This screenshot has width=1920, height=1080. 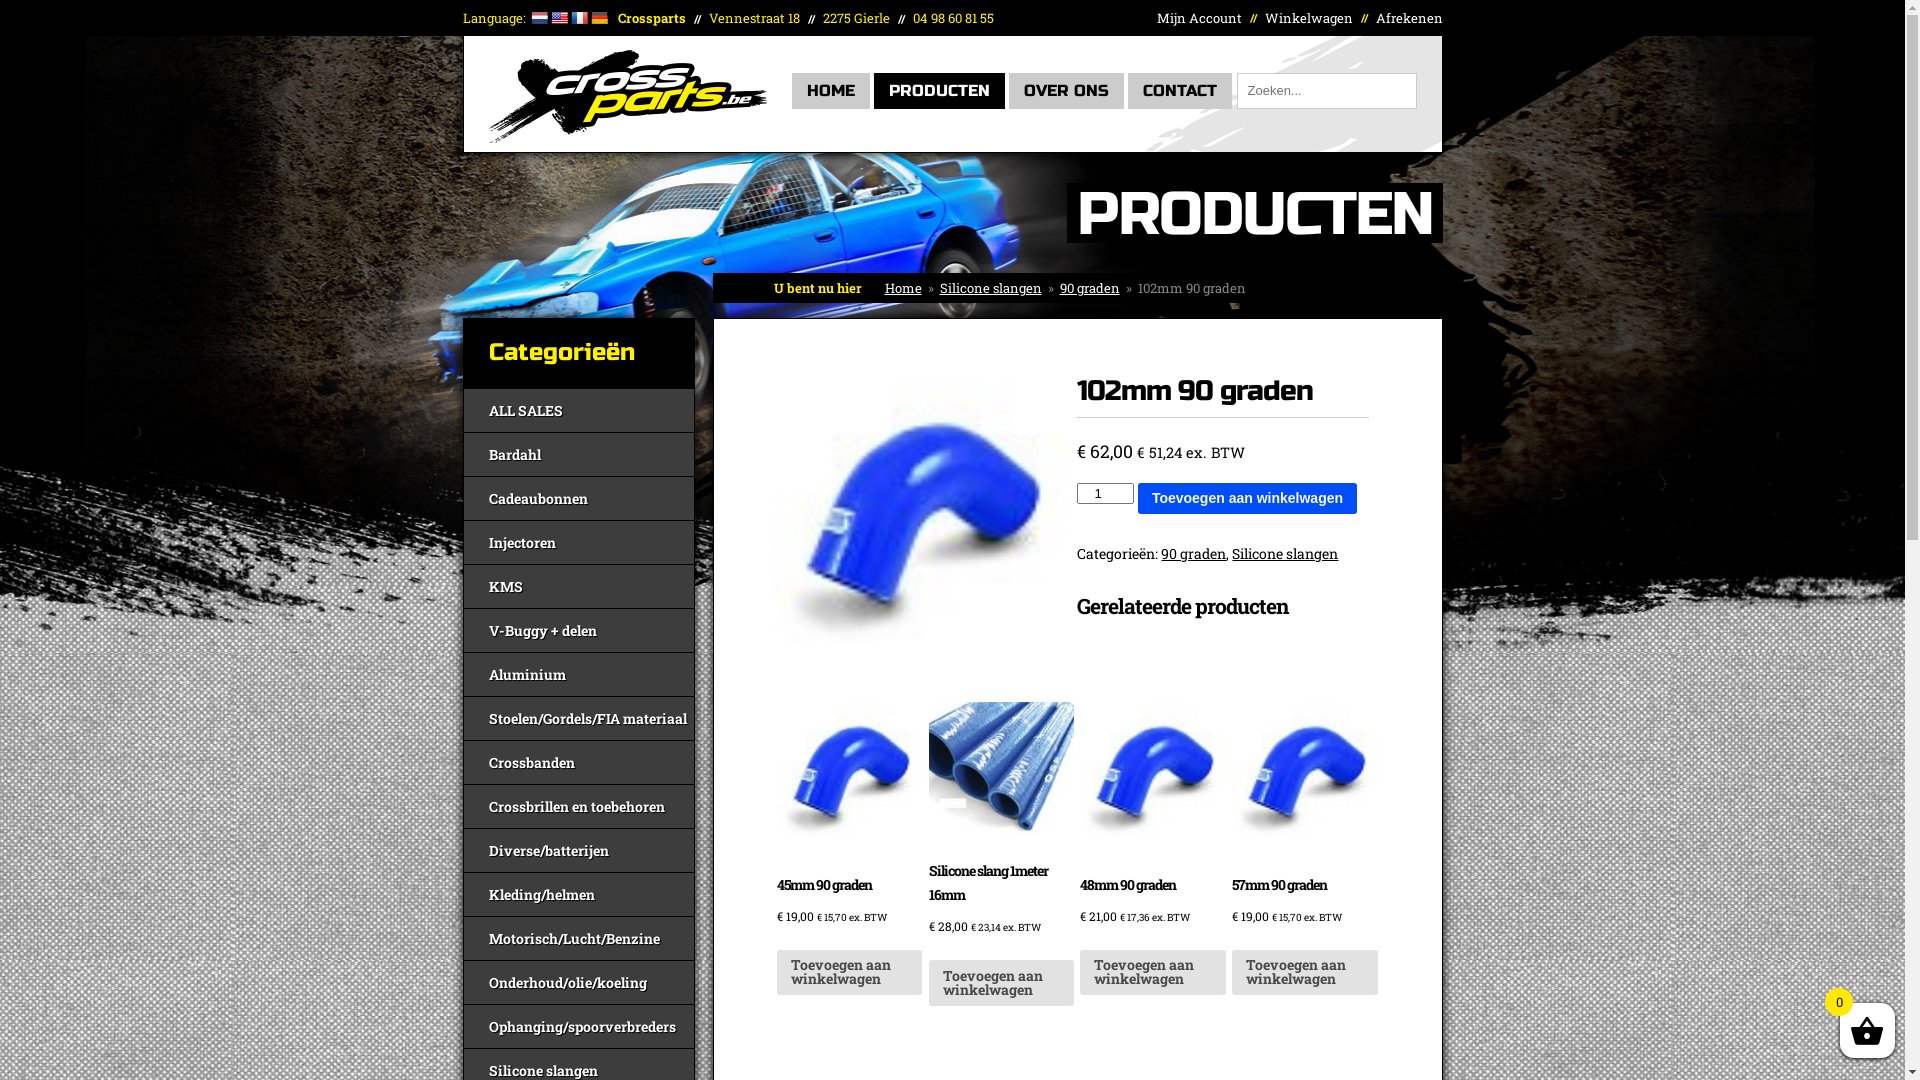 What do you see at coordinates (578, 542) in the screenshot?
I see `'Injectoren'` at bounding box center [578, 542].